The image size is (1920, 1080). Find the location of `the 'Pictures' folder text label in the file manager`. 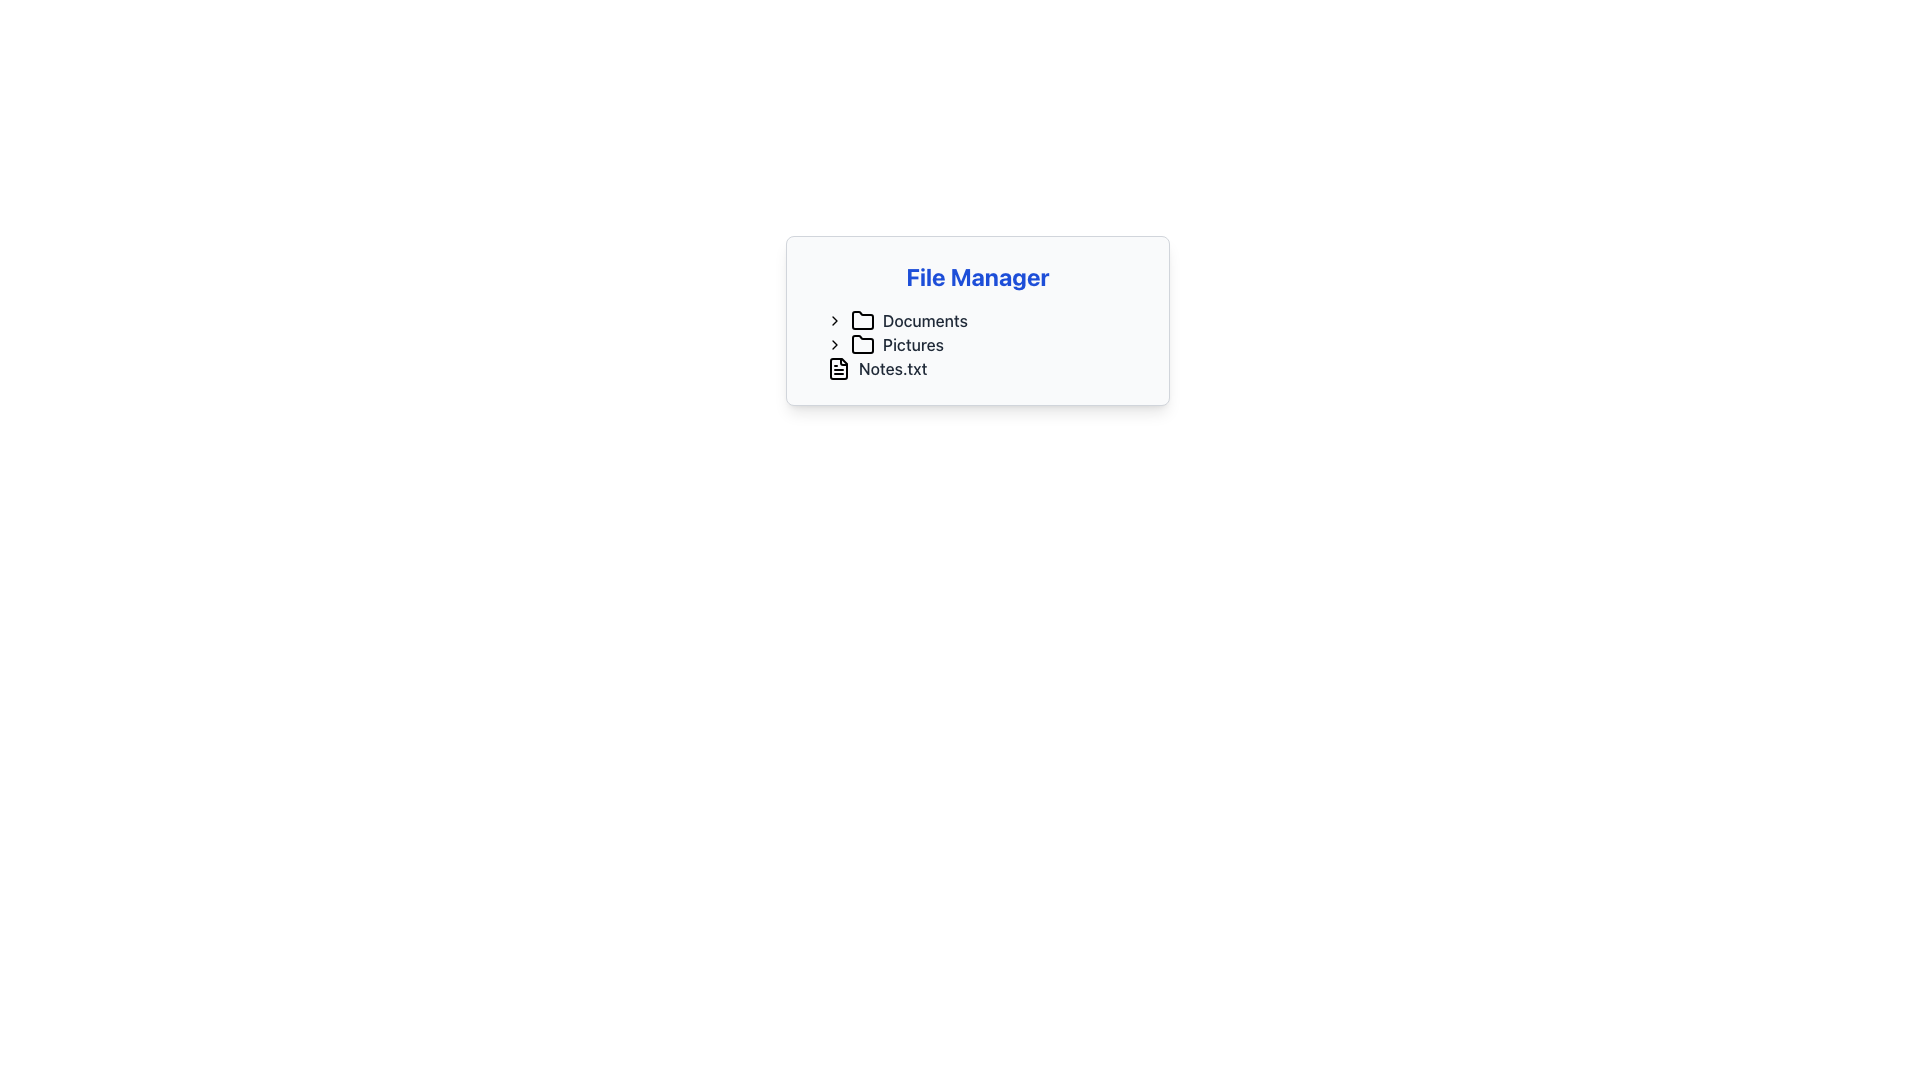

the 'Pictures' folder text label in the file manager is located at coordinates (912, 343).